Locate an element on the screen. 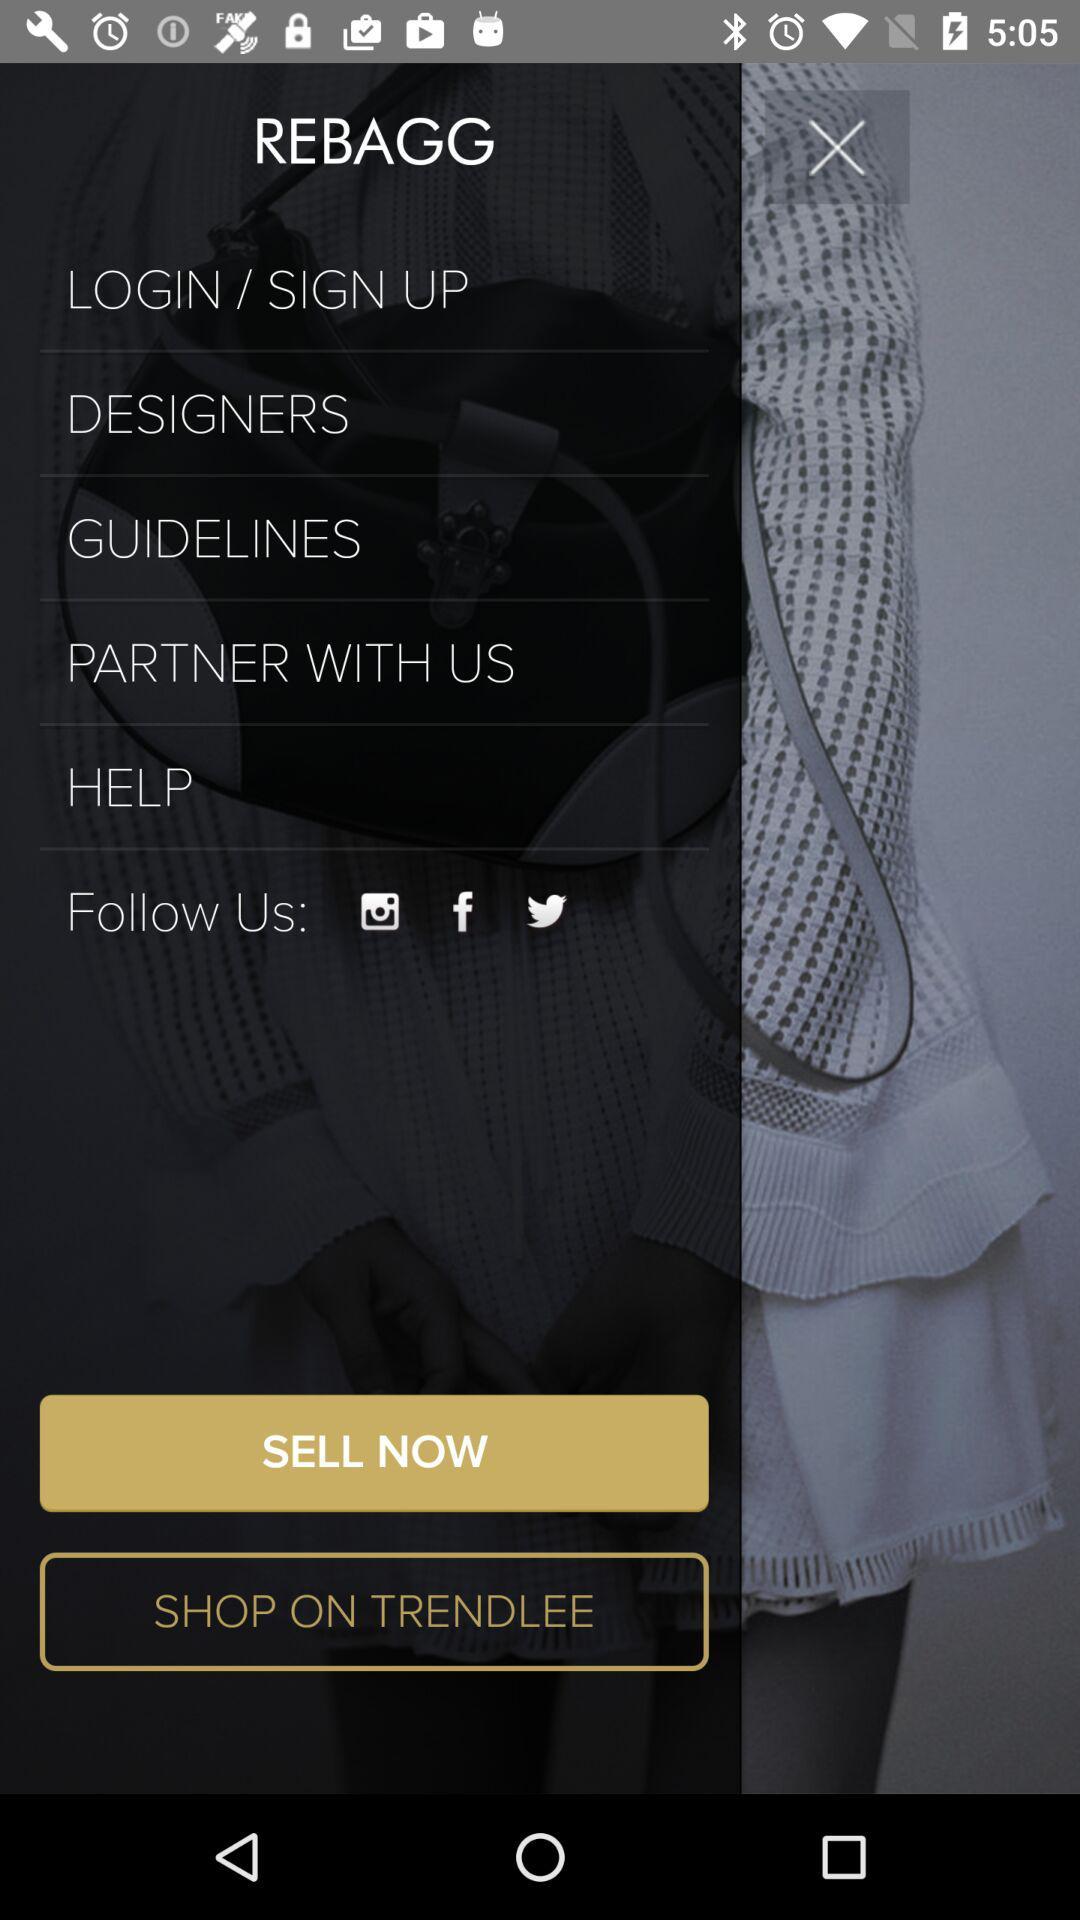 The image size is (1080, 1920). icon on the left is located at coordinates (187, 911).